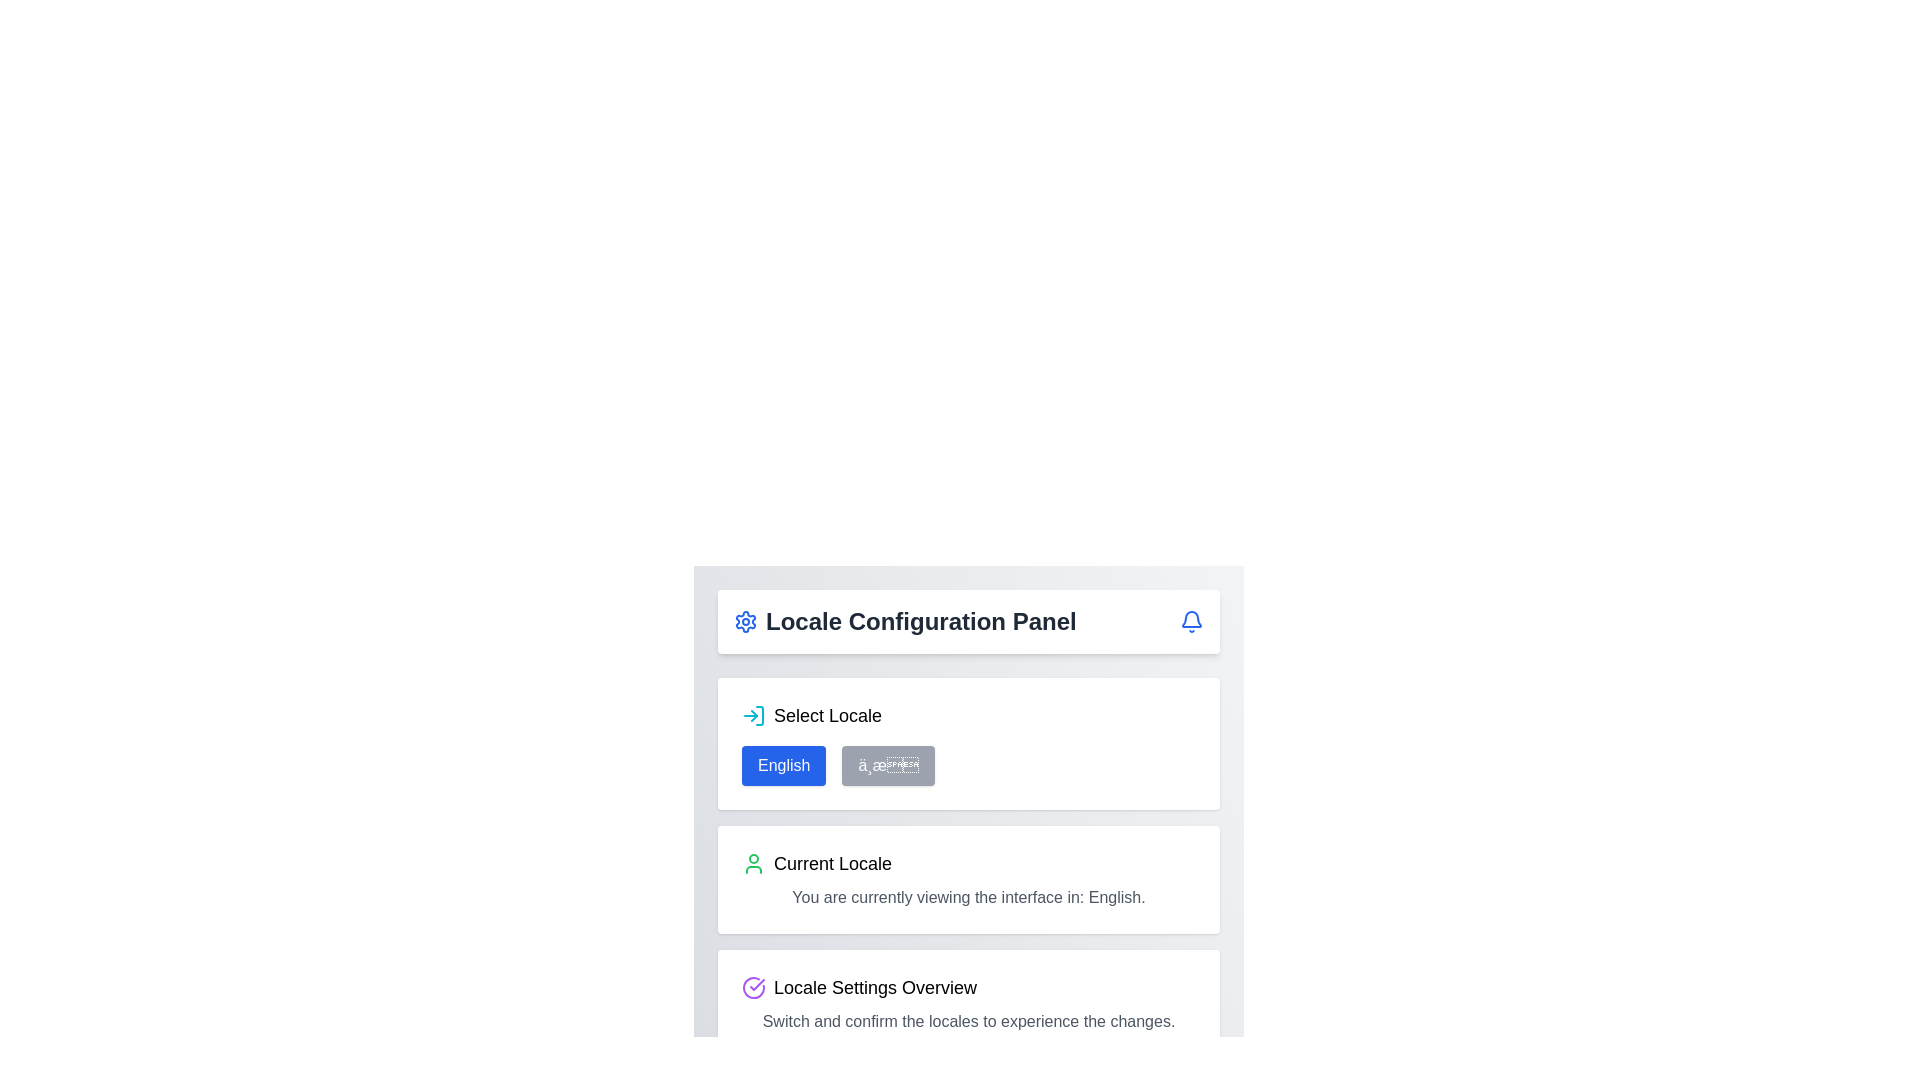 The width and height of the screenshot is (1920, 1080). Describe the element at coordinates (1191, 620) in the screenshot. I see `the bell-shaped icon located in the top-right corner of the 'Locale Configuration Panel'` at that location.